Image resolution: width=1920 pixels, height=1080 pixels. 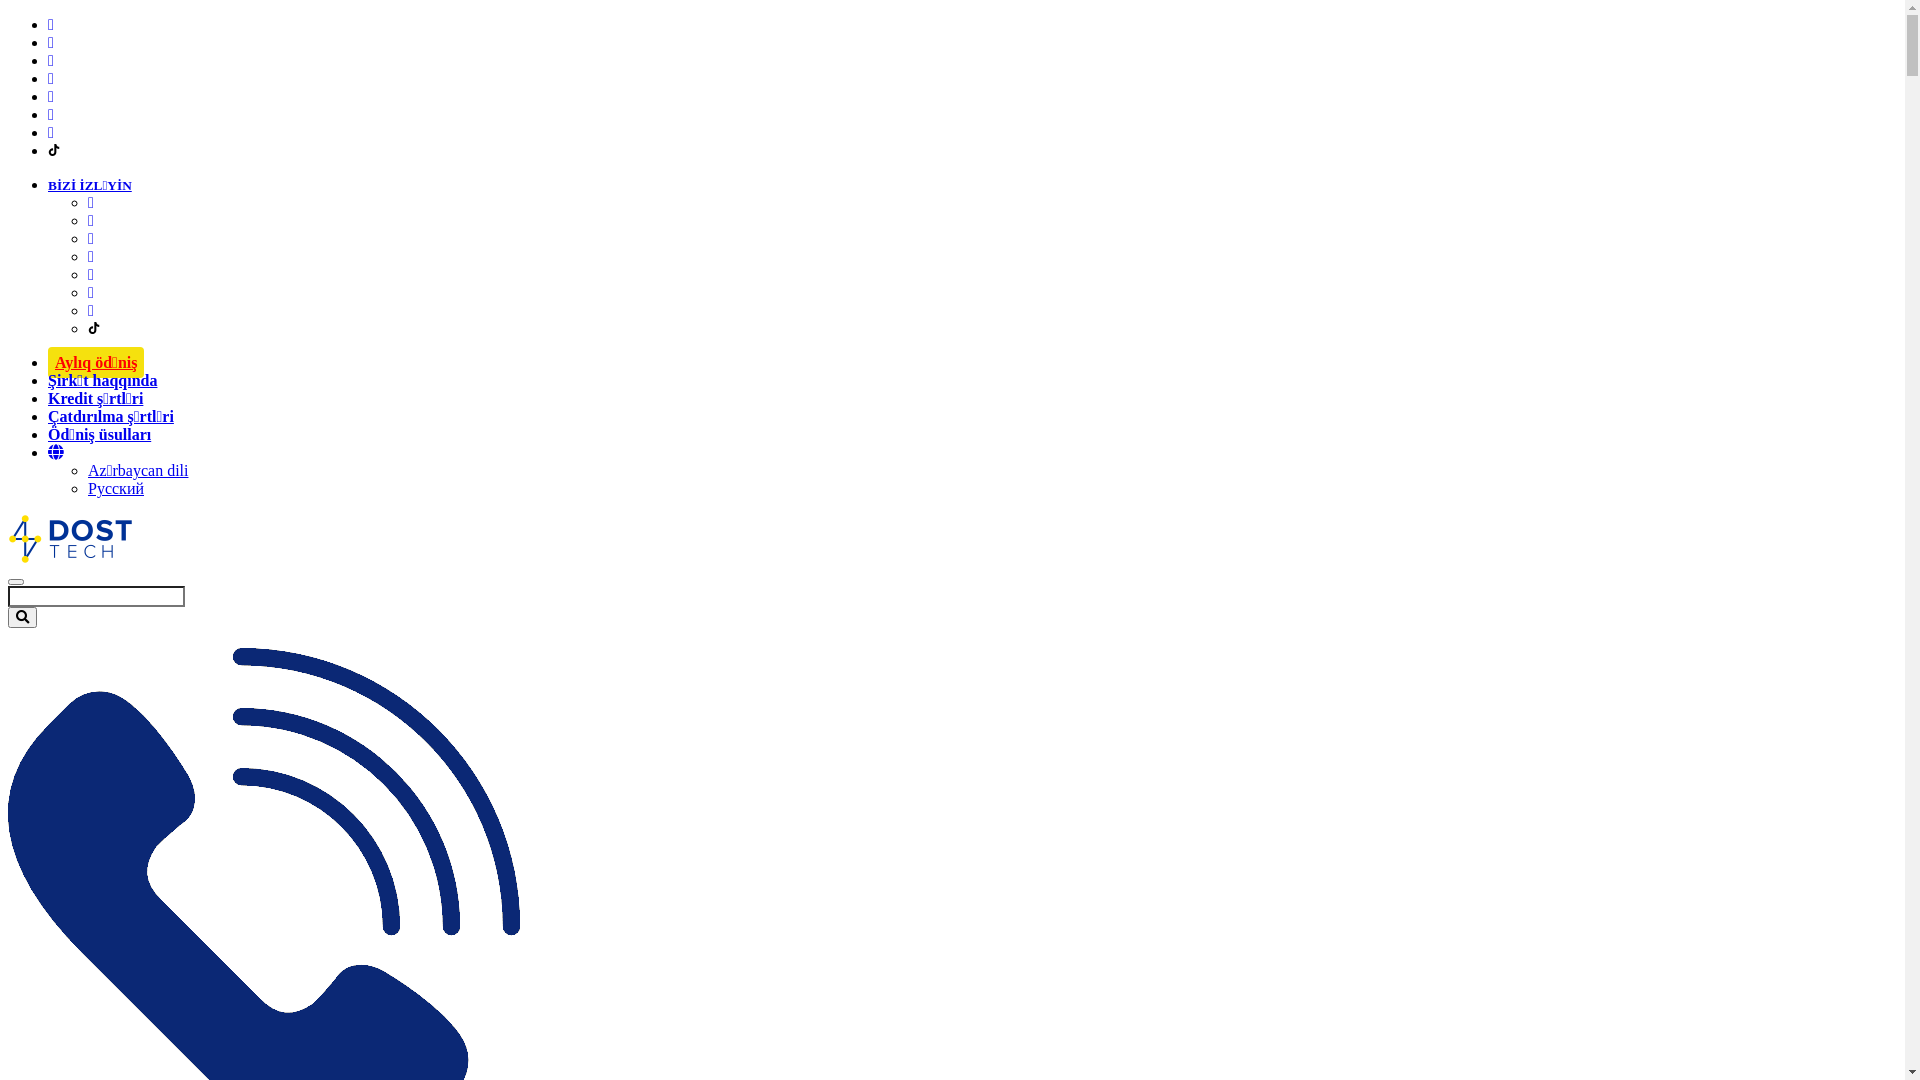 What do you see at coordinates (90, 310) in the screenshot?
I see `'Twitter'` at bounding box center [90, 310].